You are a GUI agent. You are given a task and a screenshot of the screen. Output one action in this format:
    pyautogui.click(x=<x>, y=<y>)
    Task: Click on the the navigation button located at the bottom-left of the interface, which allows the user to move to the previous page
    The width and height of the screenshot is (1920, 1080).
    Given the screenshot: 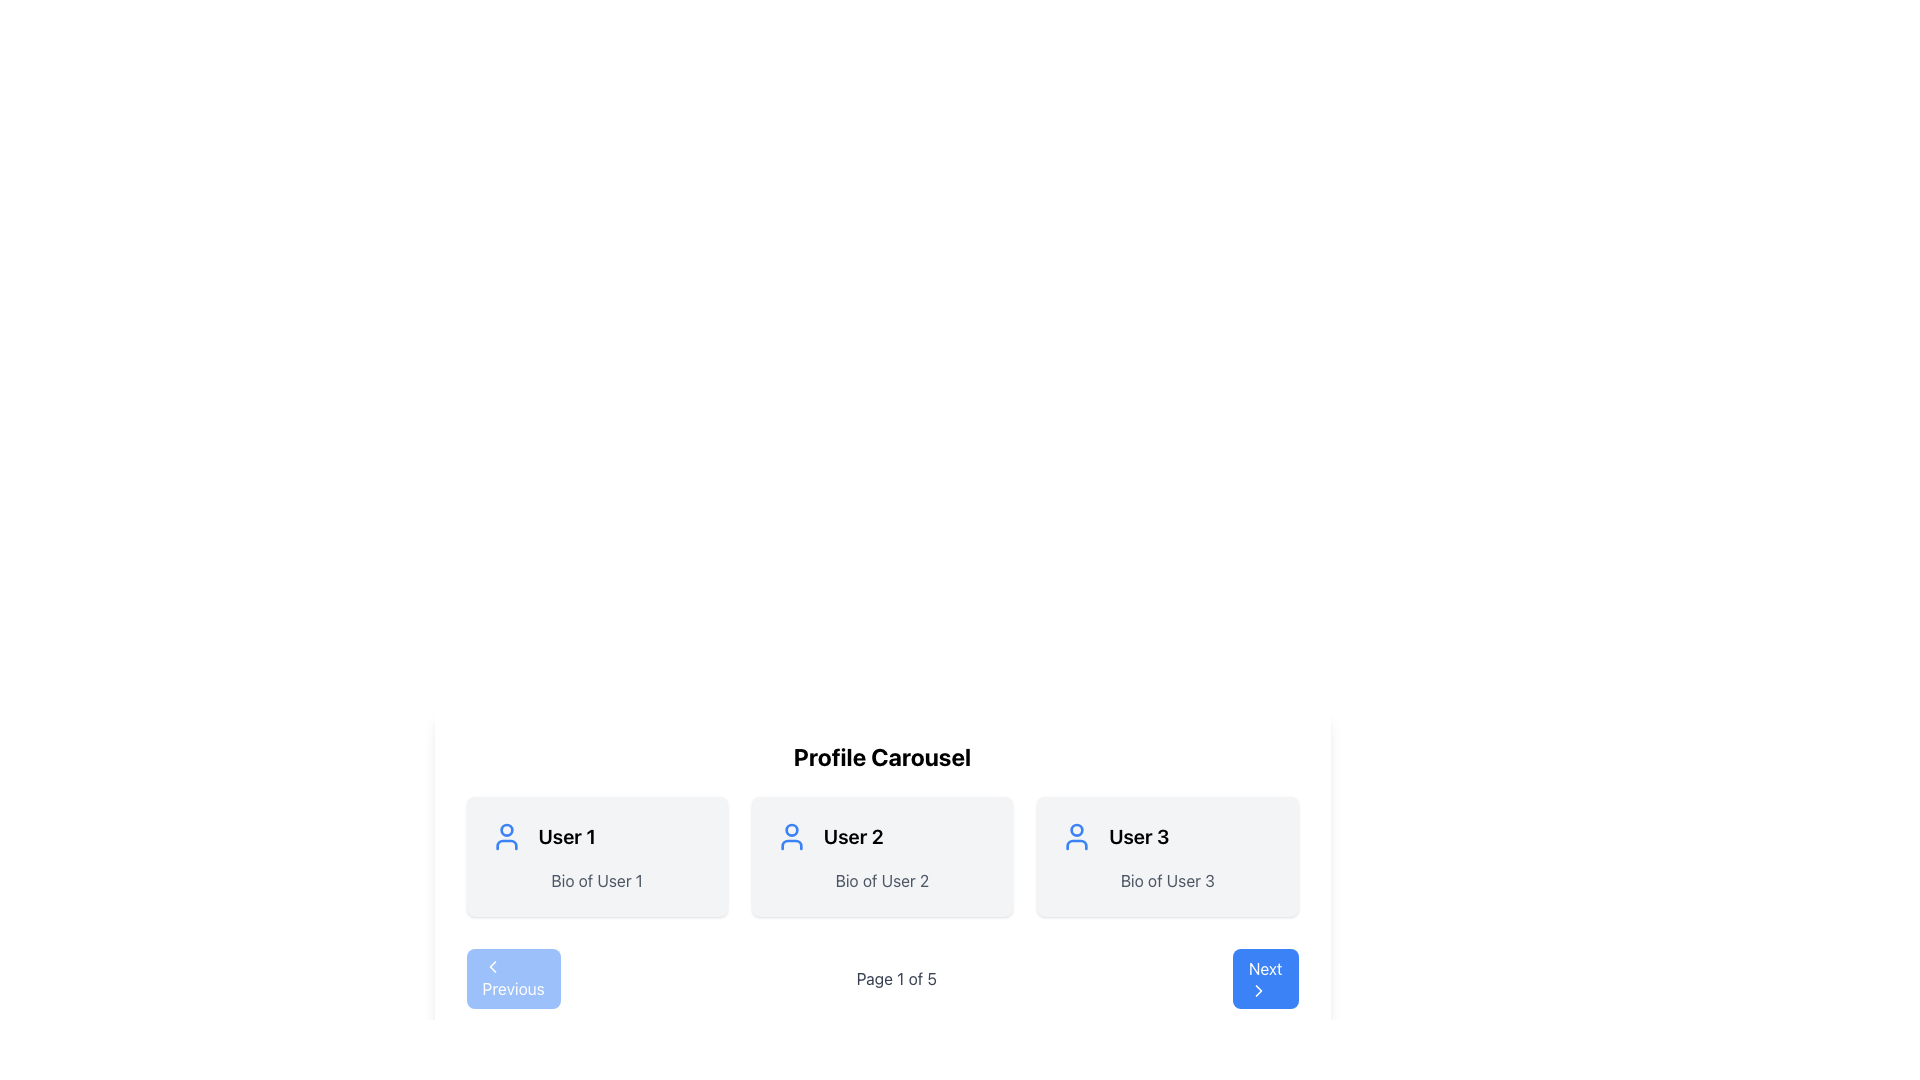 What is the action you would take?
    pyautogui.click(x=513, y=978)
    